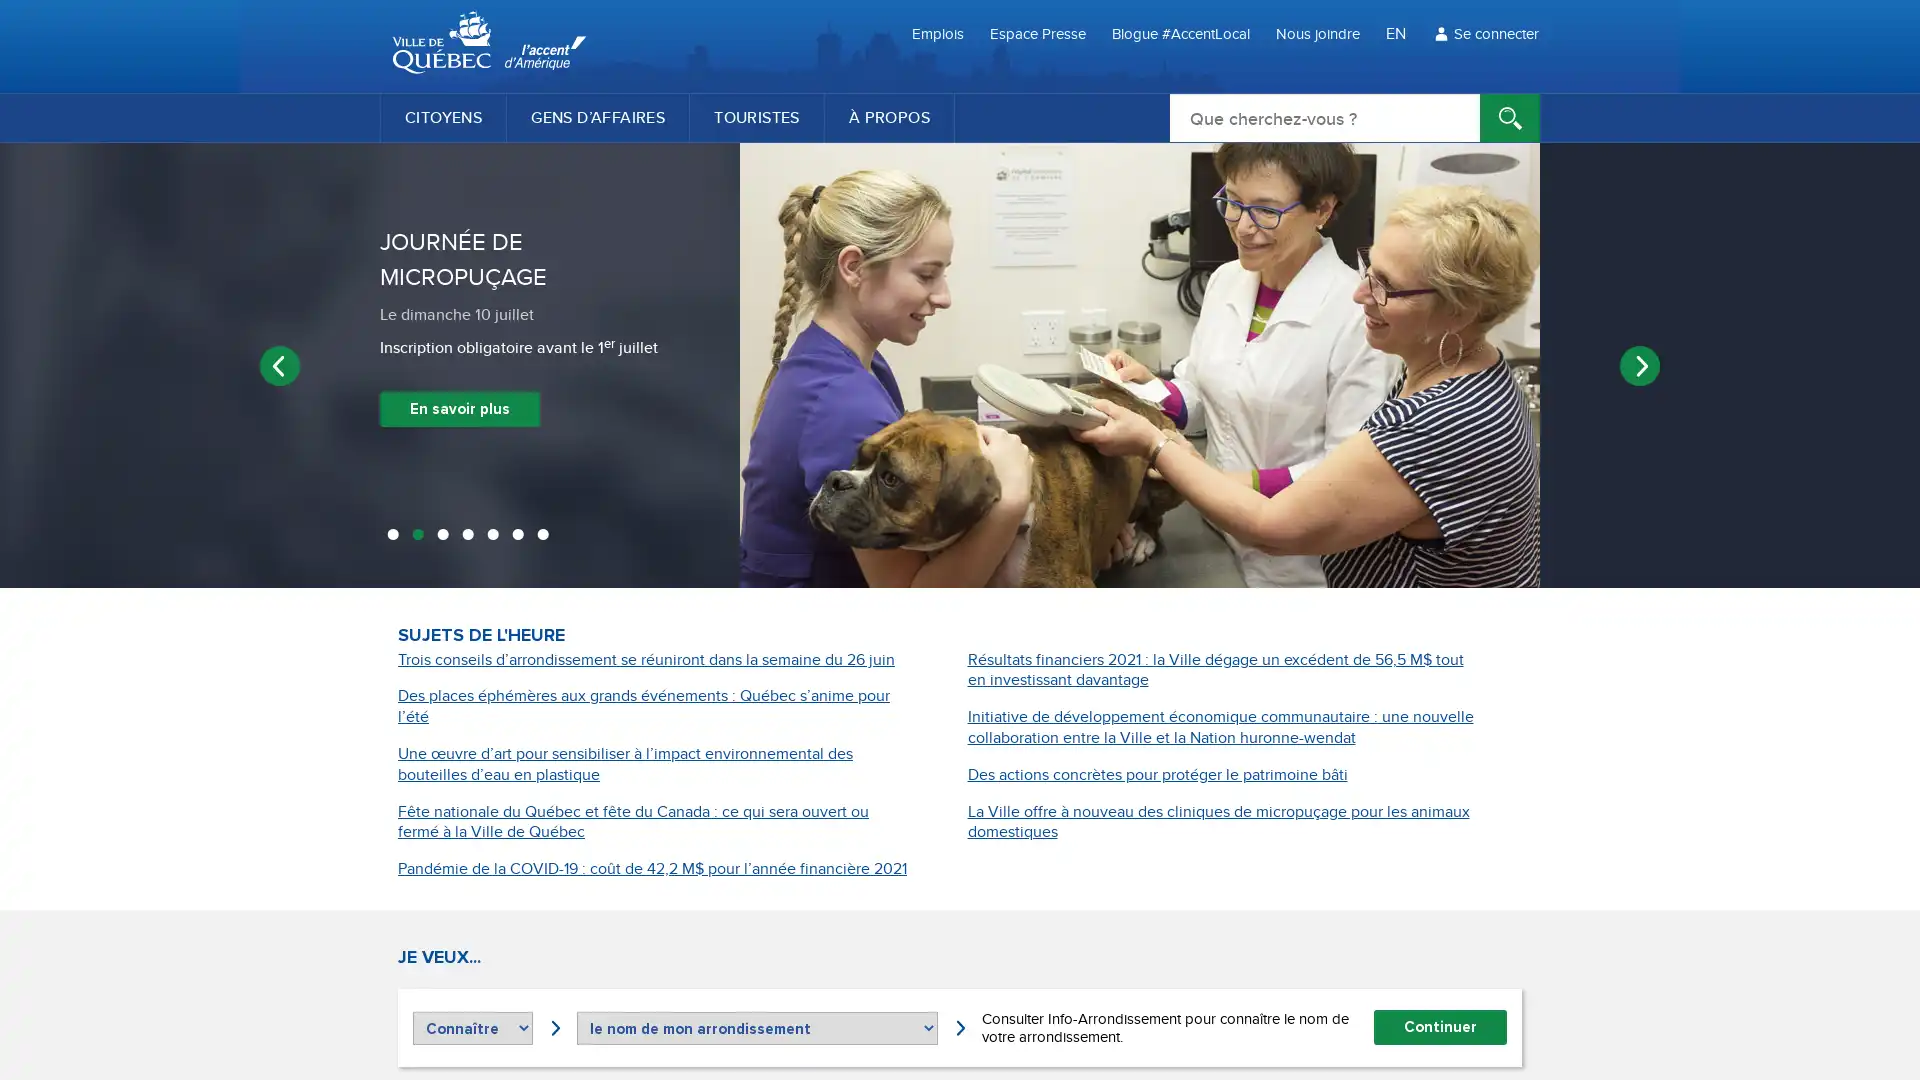 Image resolution: width=1920 pixels, height=1080 pixels. What do you see at coordinates (278, 365) in the screenshot?
I see `Diapositive precedente` at bounding box center [278, 365].